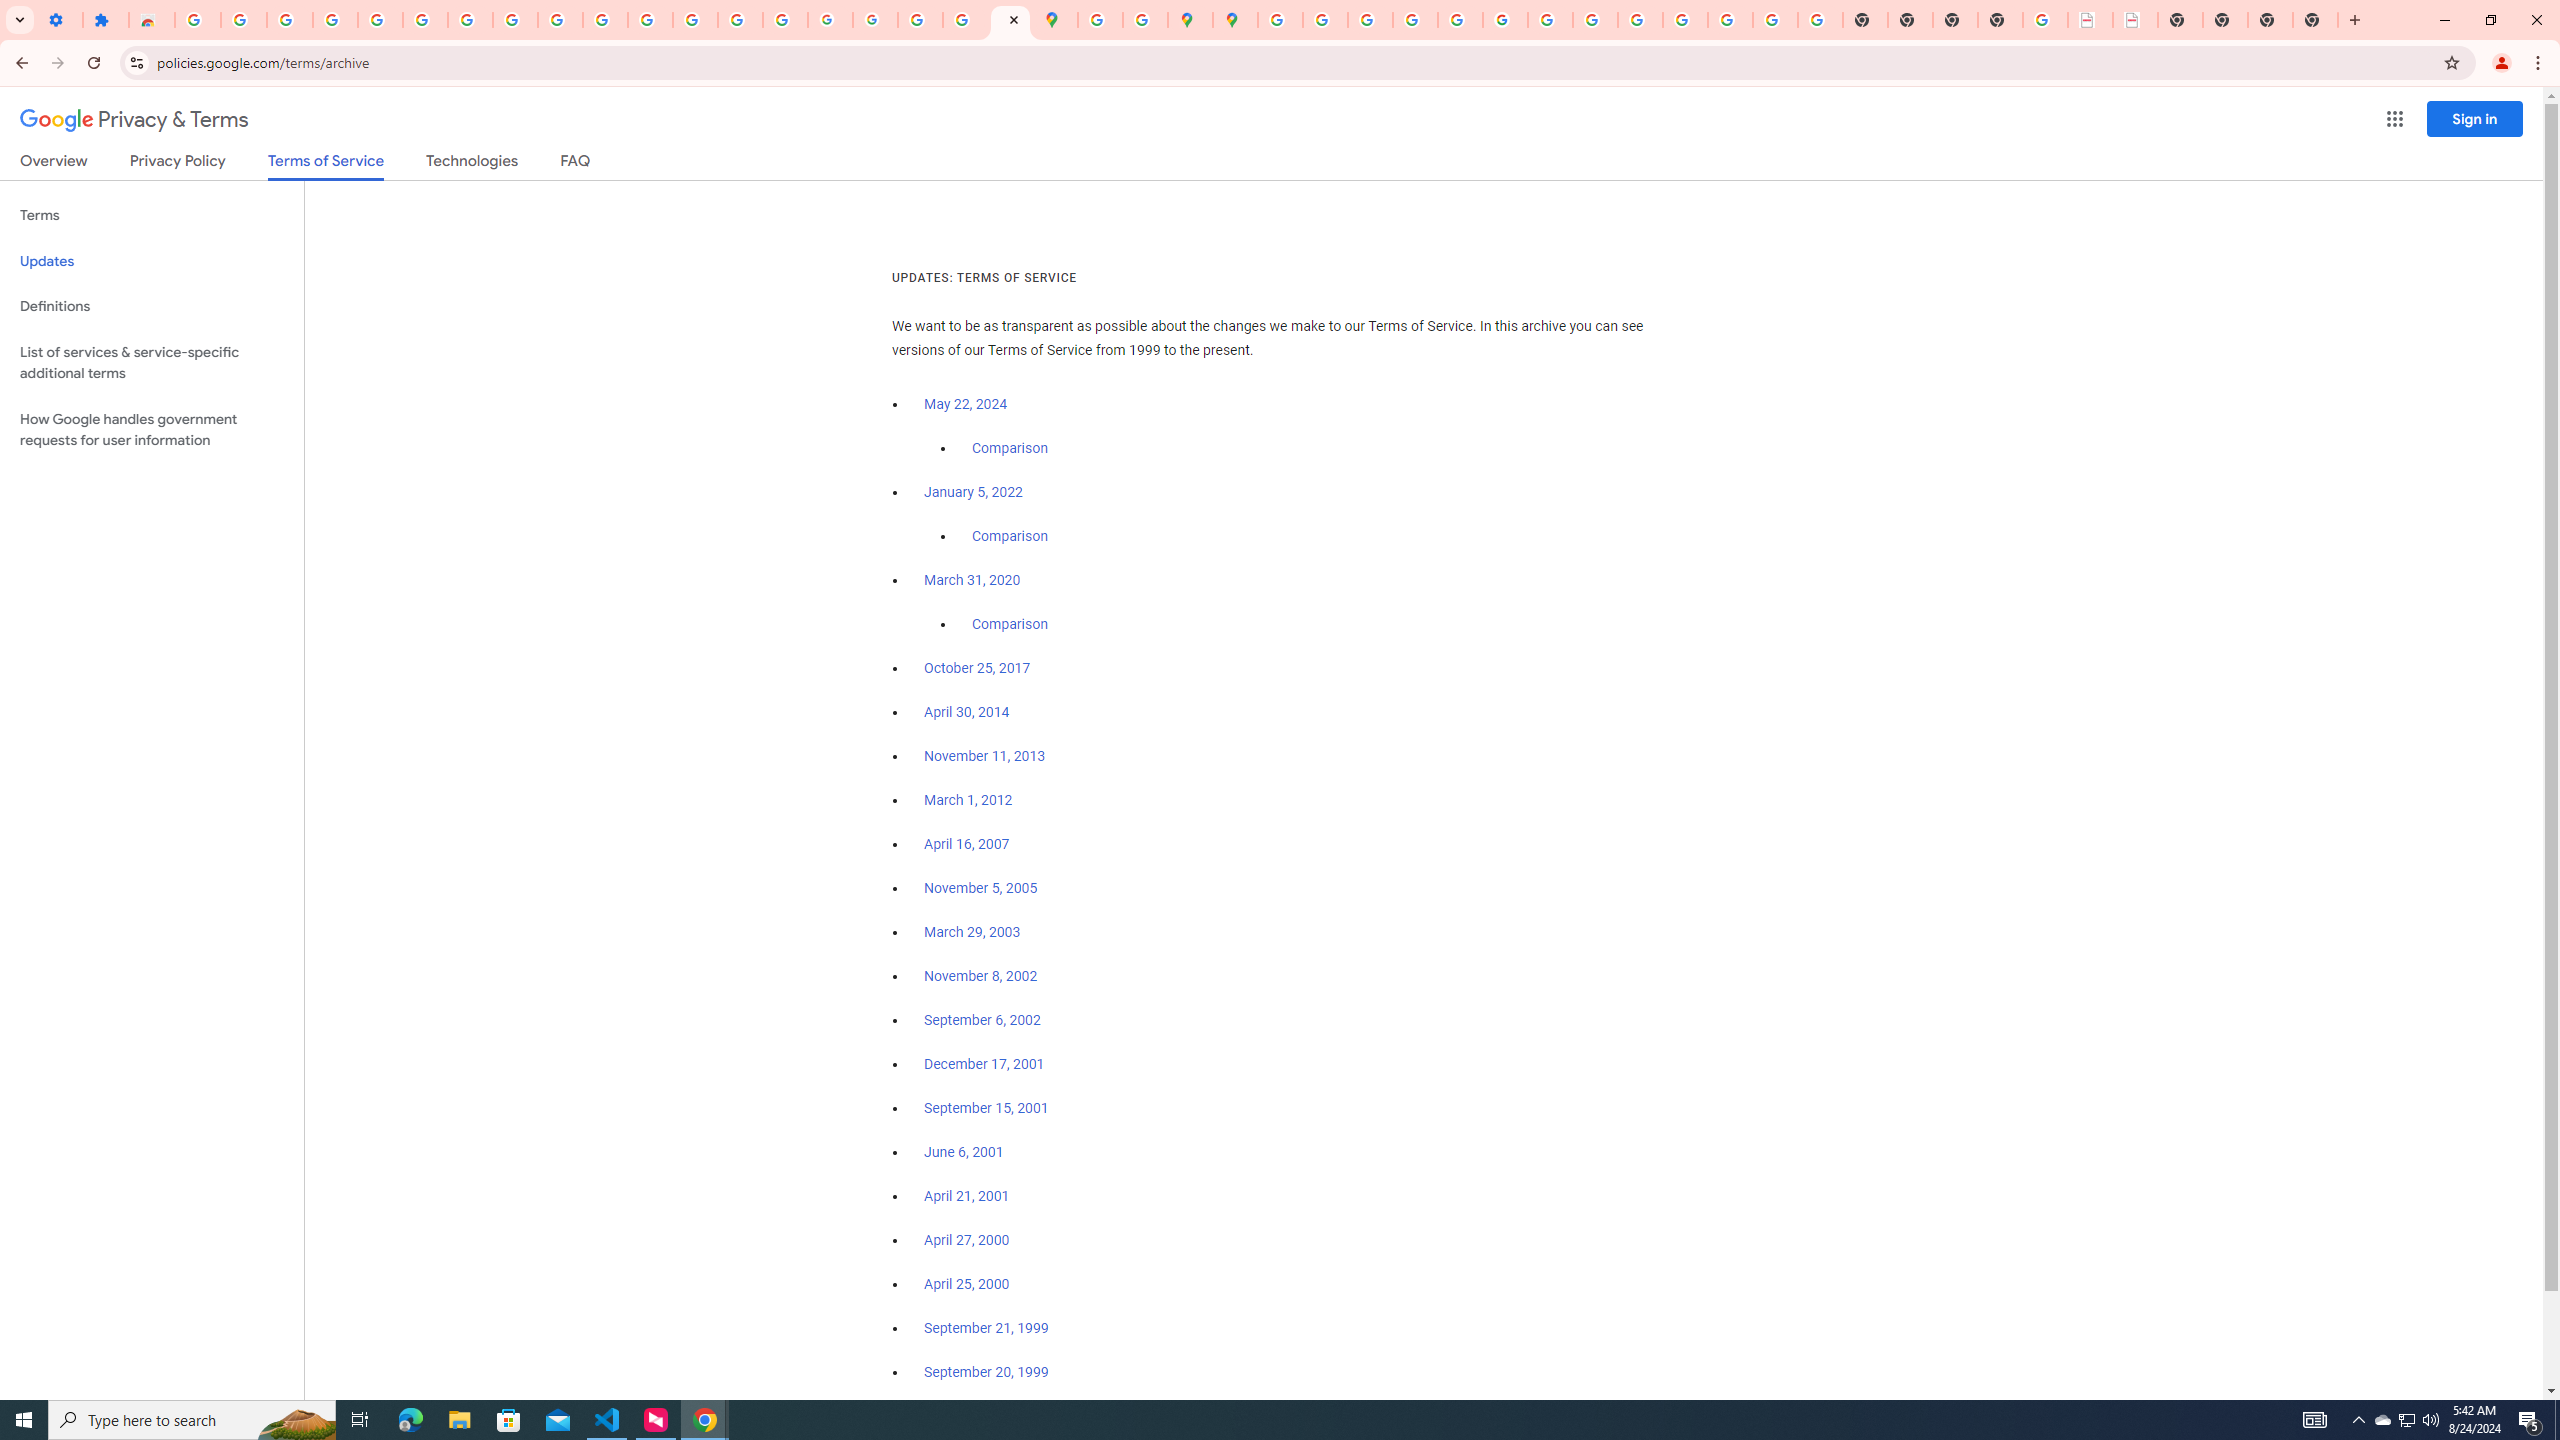 Image resolution: width=2560 pixels, height=1440 pixels. I want to click on 'Delete photos & videos - Computer - Google Photos Help', so click(289, 19).